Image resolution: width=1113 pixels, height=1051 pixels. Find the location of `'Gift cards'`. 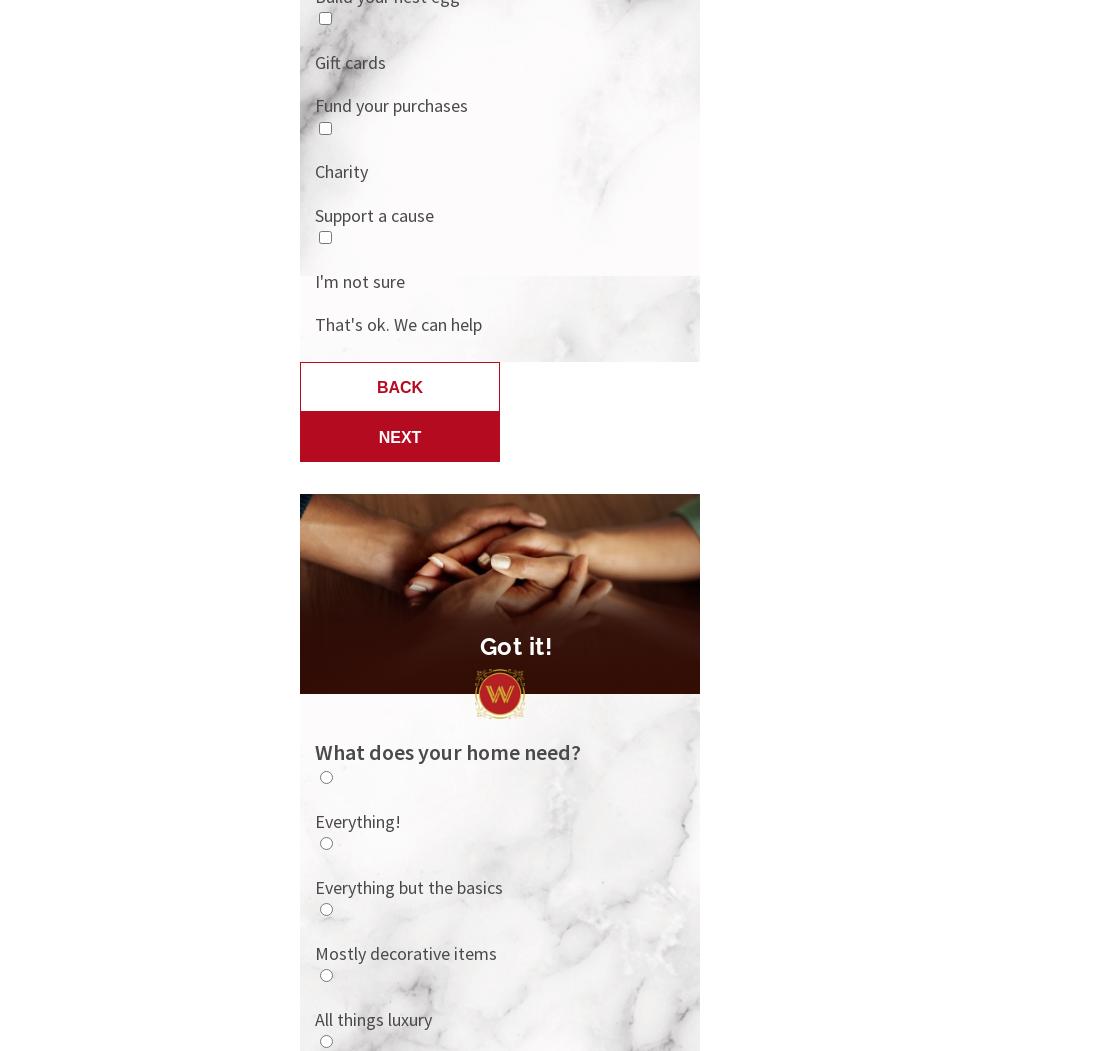

'Gift cards' is located at coordinates (350, 61).